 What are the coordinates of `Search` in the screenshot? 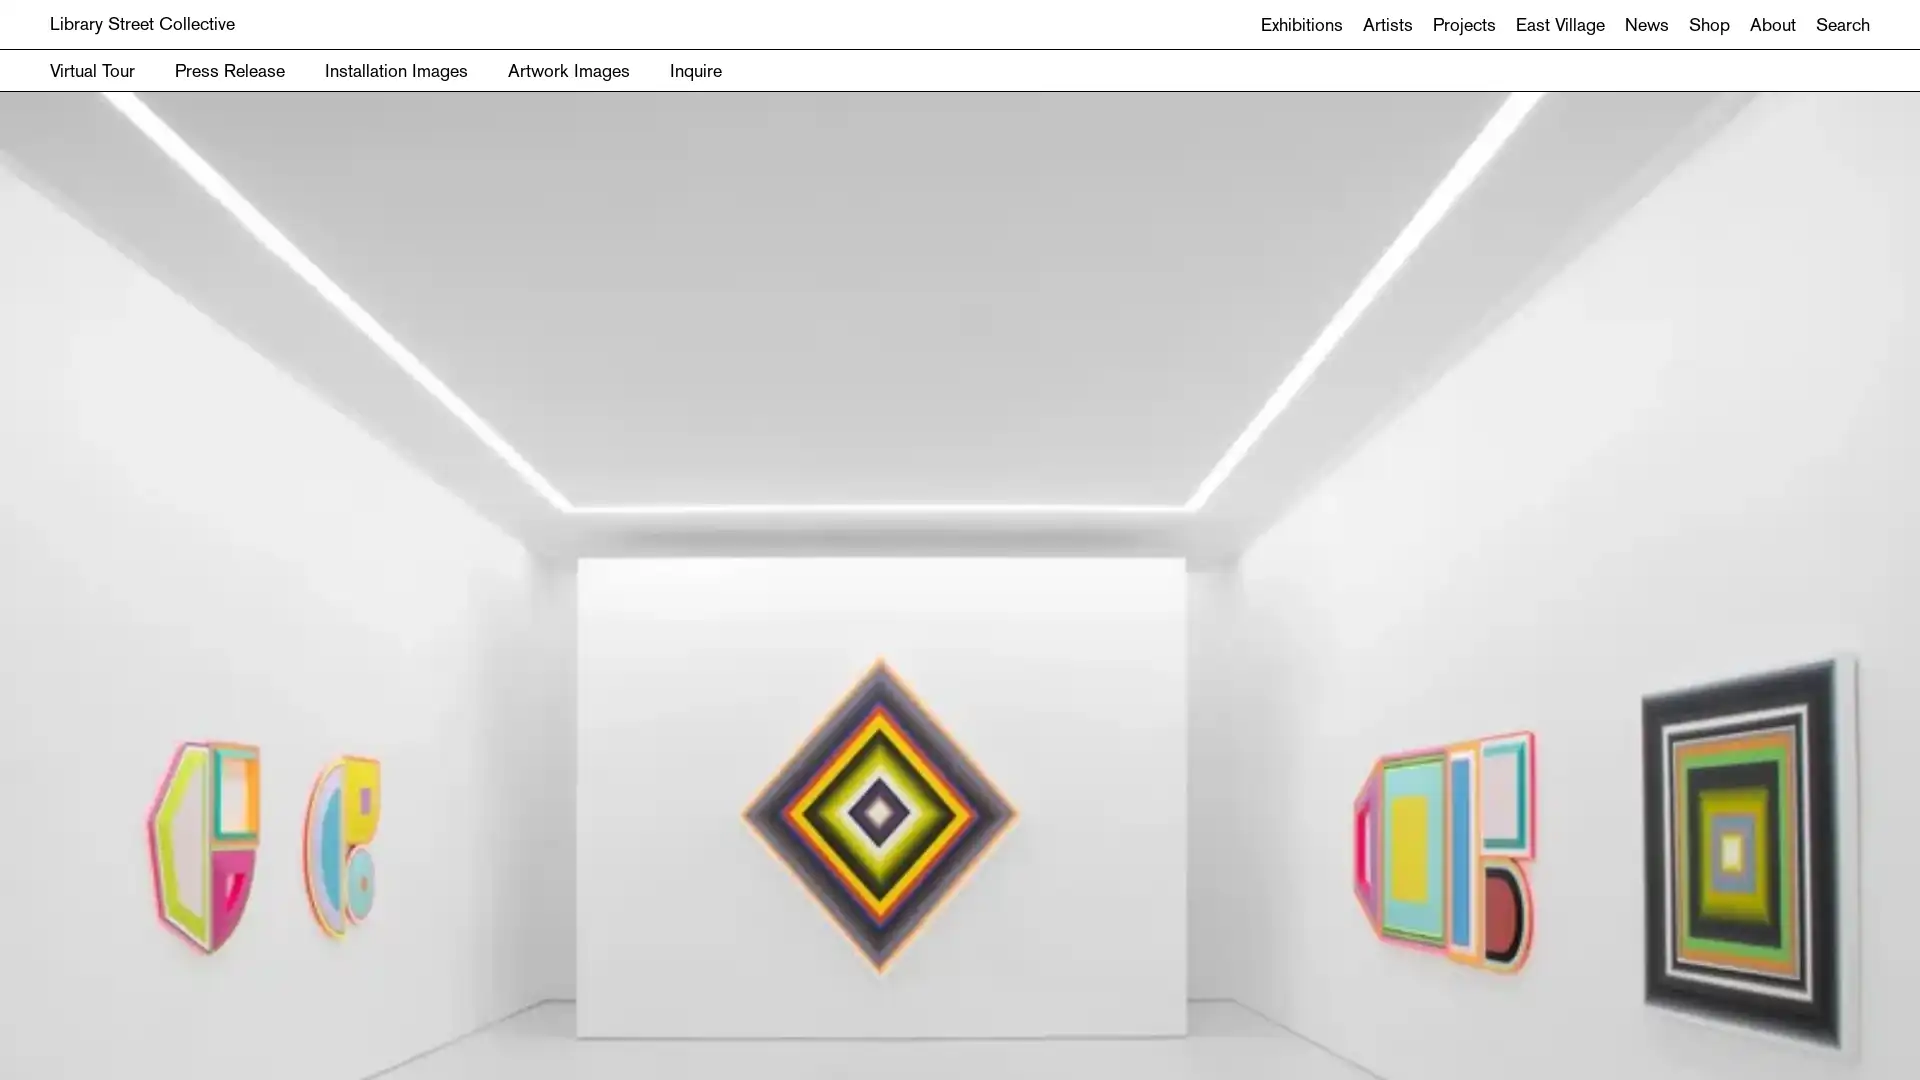 It's located at (1842, 24).